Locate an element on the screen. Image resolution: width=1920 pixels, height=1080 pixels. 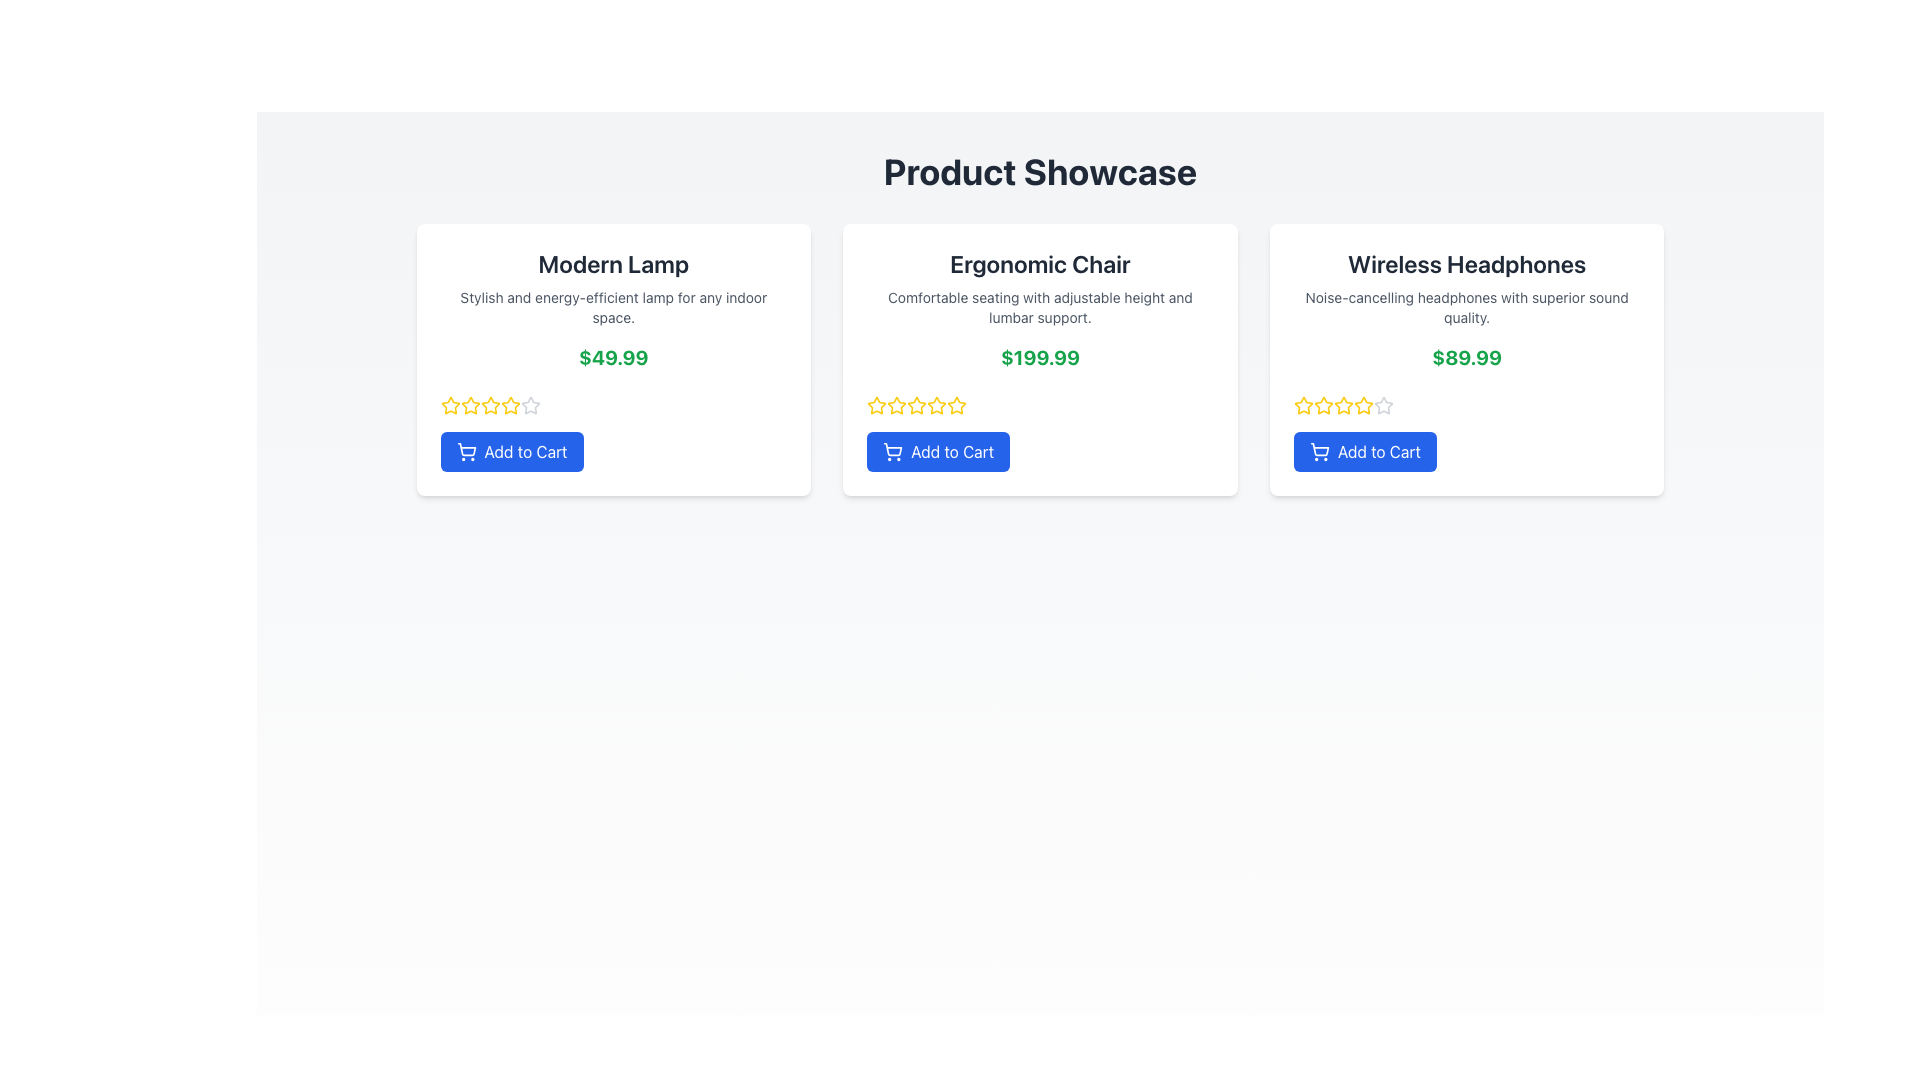
the Decorative Icon within the 'Add to Cart' button for the 'Ergonomic Chair' product to visually indicate the action of adding the product to the shopping cart is located at coordinates (892, 448).